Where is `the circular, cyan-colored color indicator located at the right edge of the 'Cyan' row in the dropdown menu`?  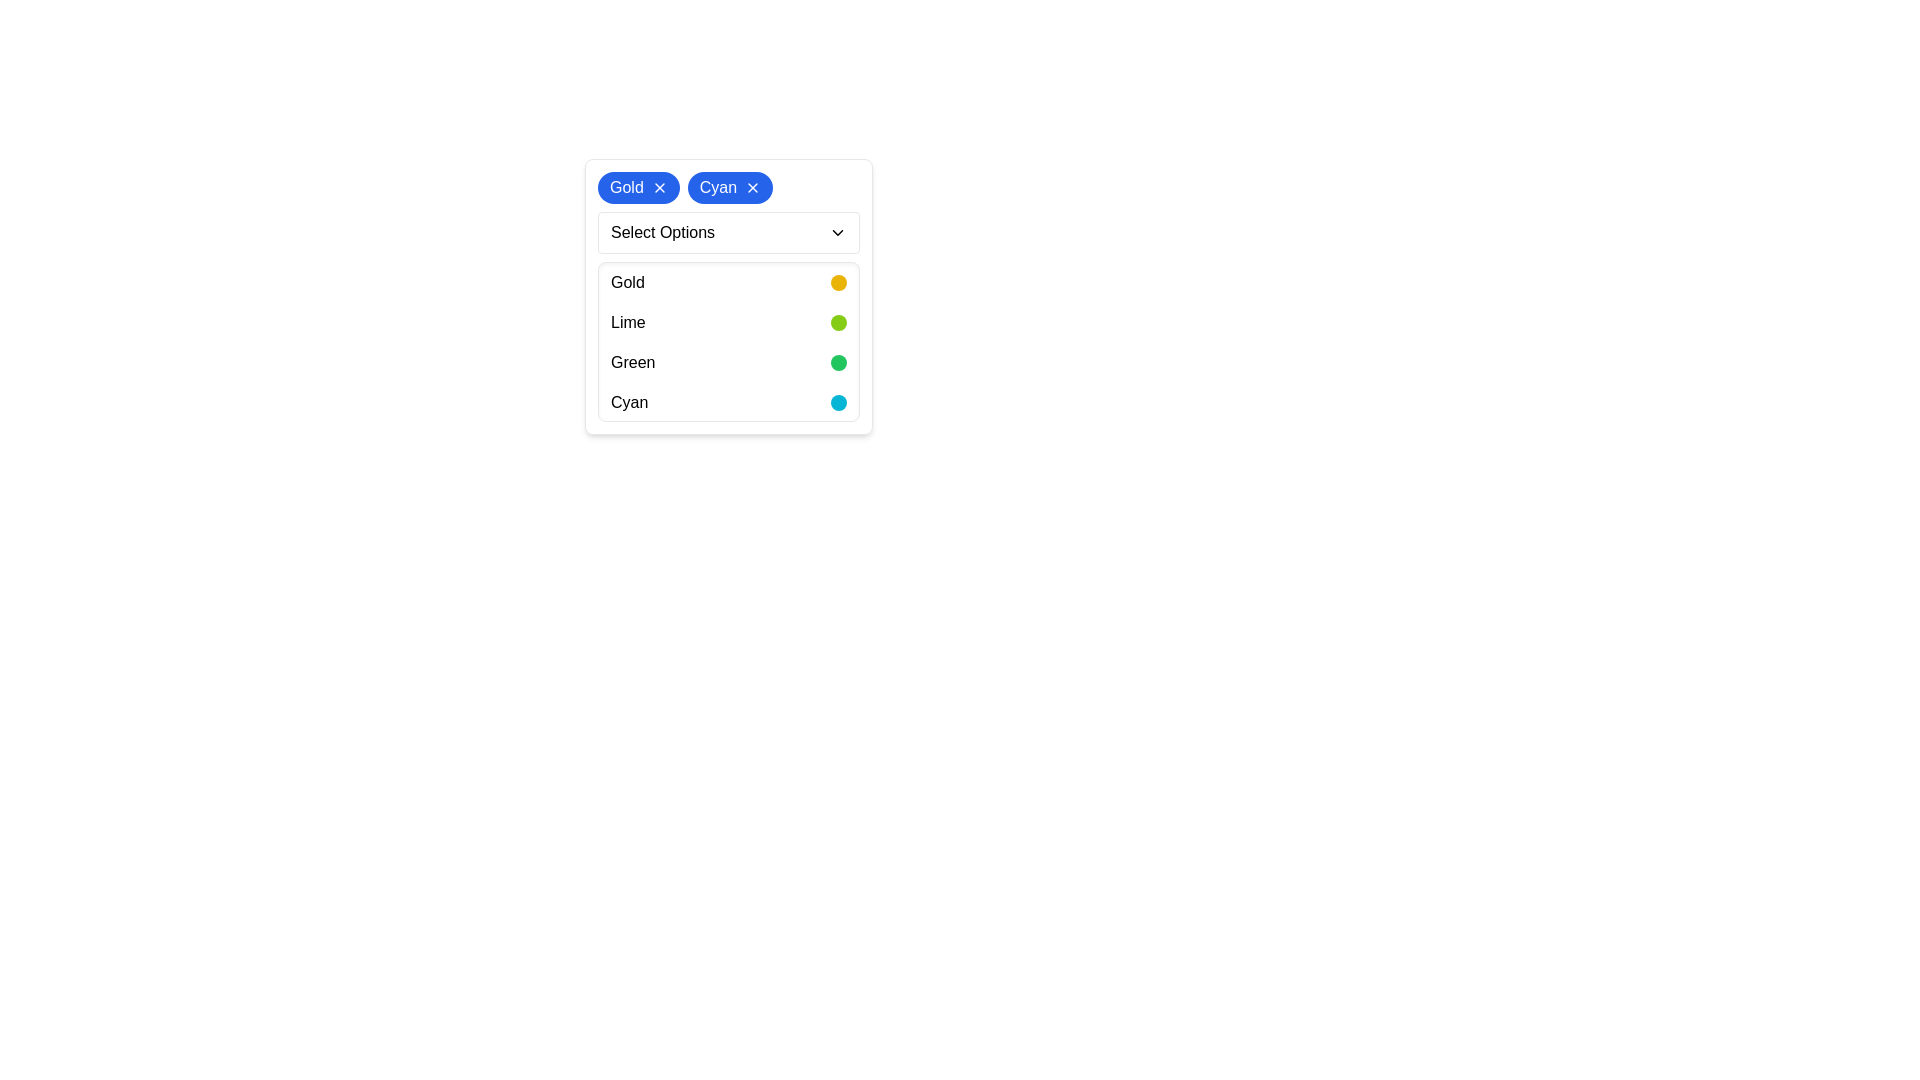
the circular, cyan-colored color indicator located at the right edge of the 'Cyan' row in the dropdown menu is located at coordinates (839, 402).